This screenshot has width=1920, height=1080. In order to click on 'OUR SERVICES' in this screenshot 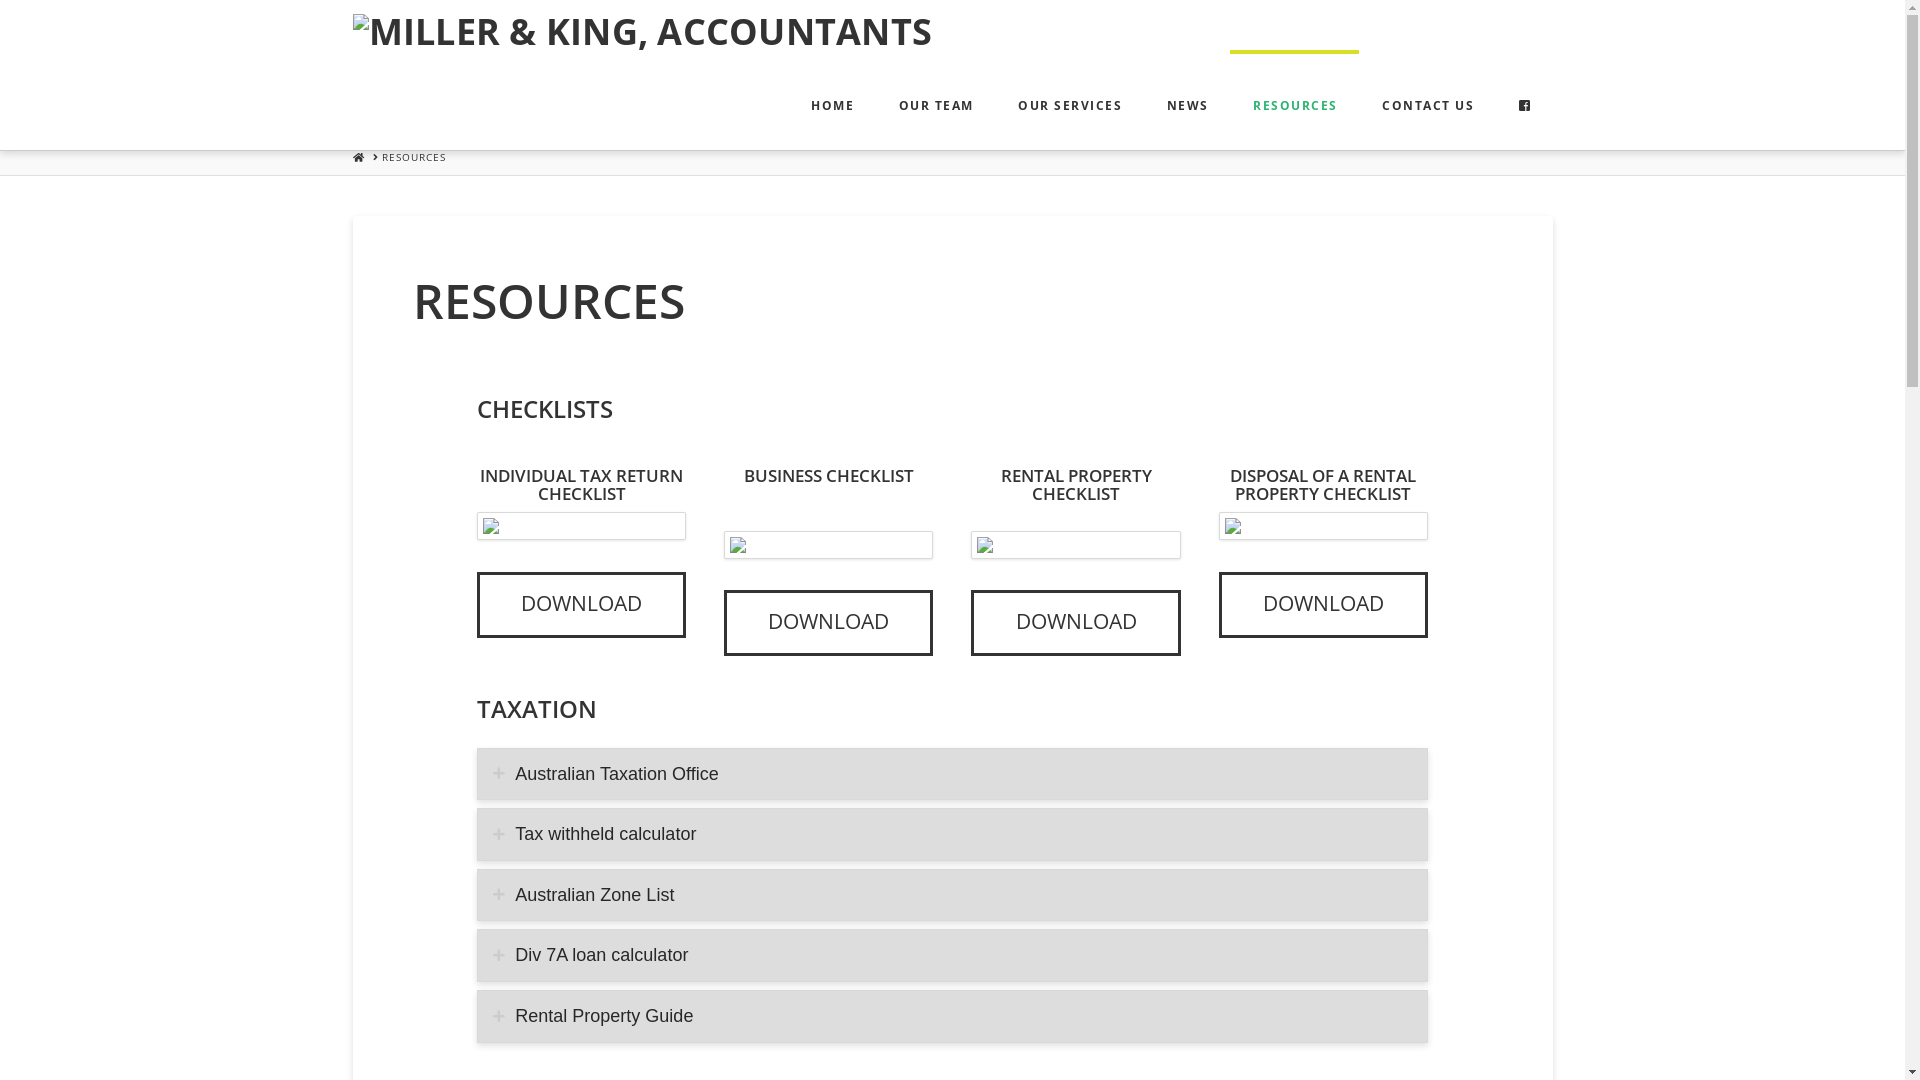, I will do `click(994, 100)`.